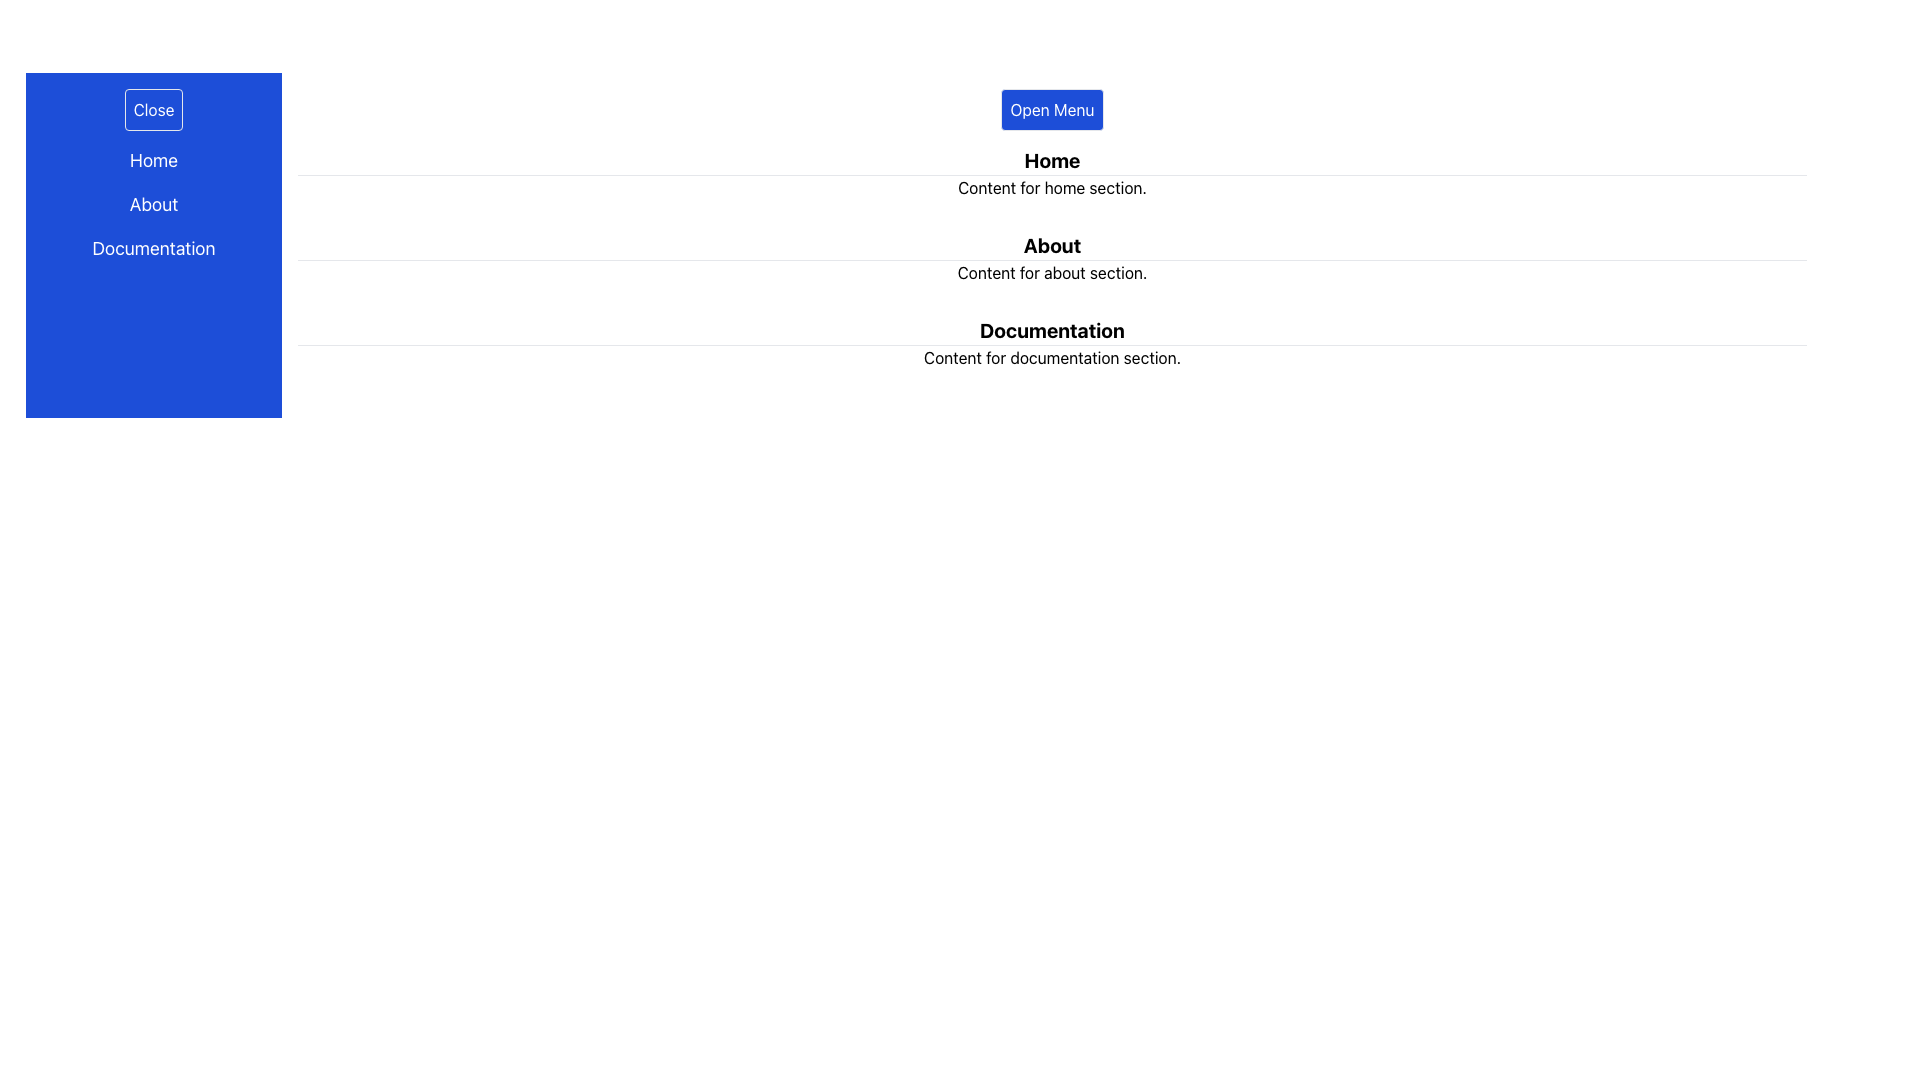 The image size is (1920, 1080). What do you see at coordinates (152, 110) in the screenshot?
I see `the 'Close' button located at the top-left corner of the vertical navigation bar with a blue background` at bounding box center [152, 110].